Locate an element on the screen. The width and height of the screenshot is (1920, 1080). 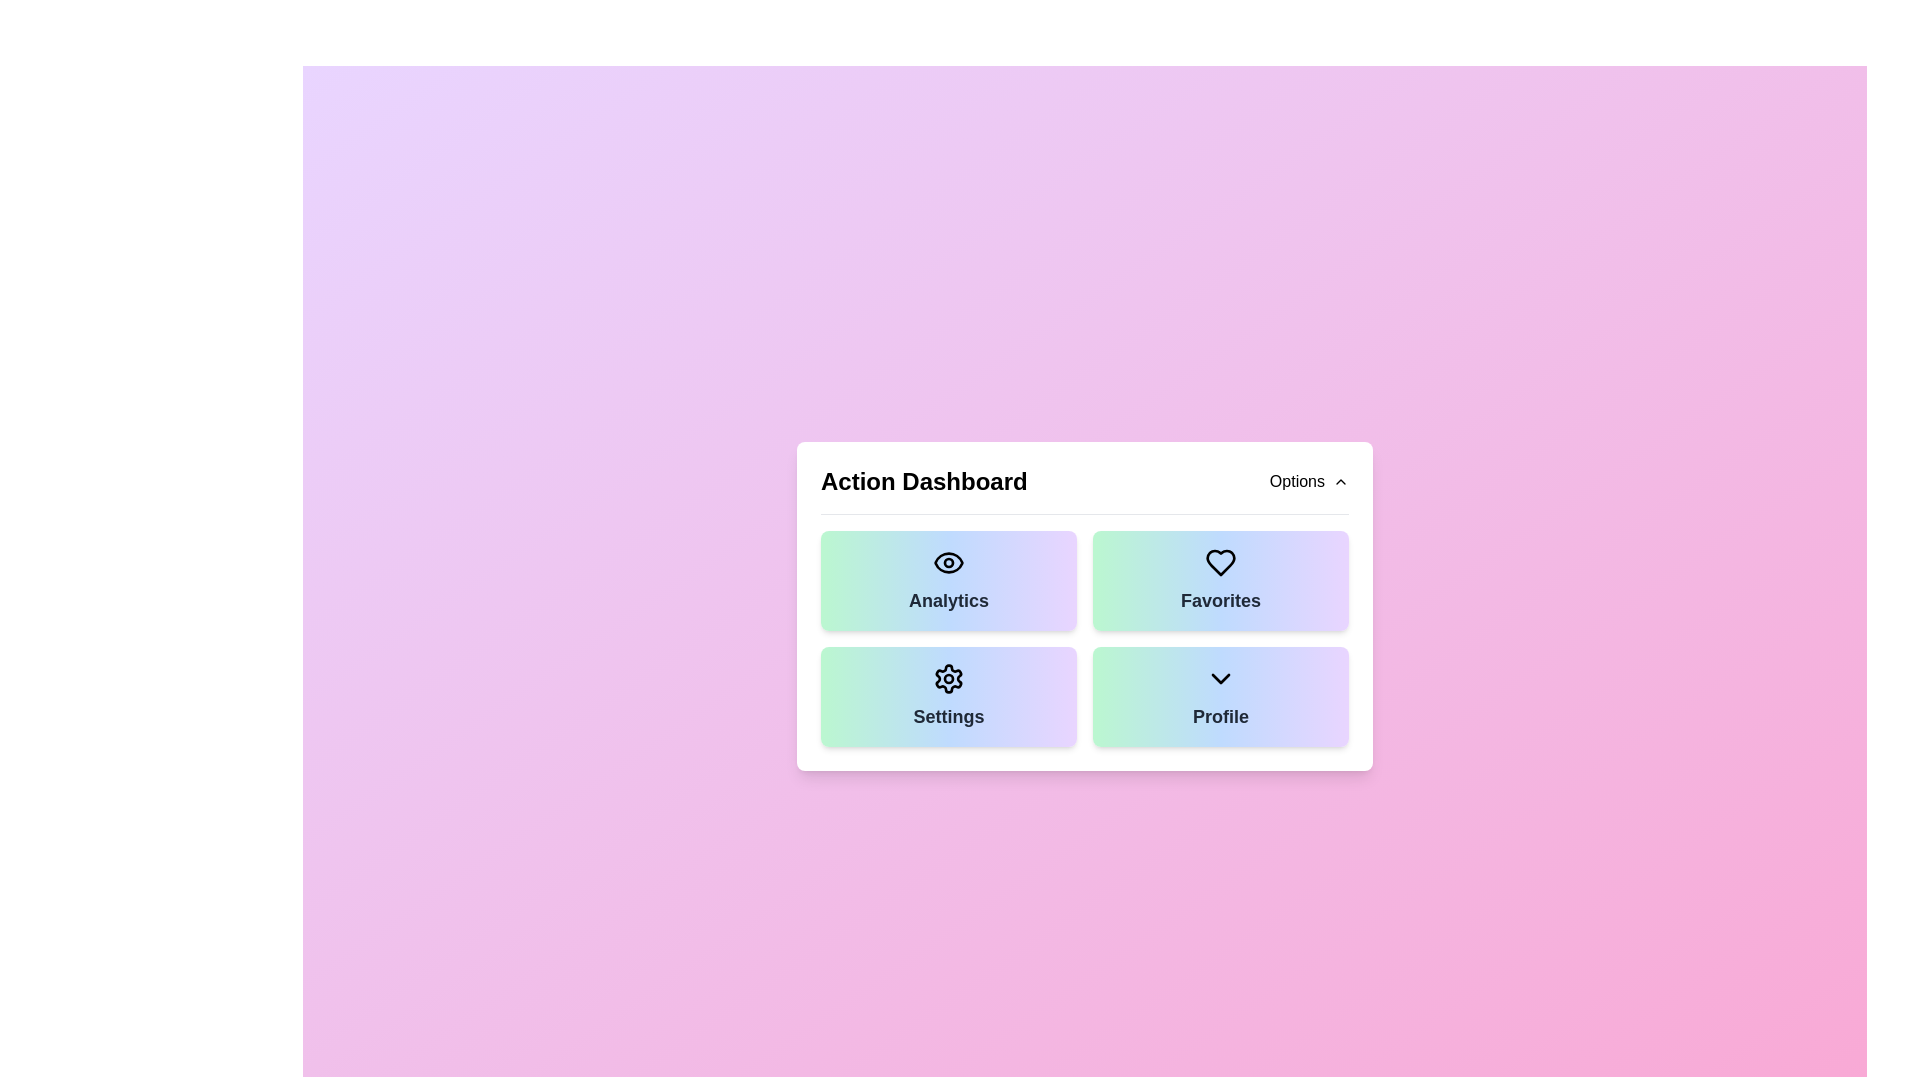
the chevron-down icon within the 'Profile' button located in the lower-right corner of the 'Action Dashboard' card is located at coordinates (1219, 677).